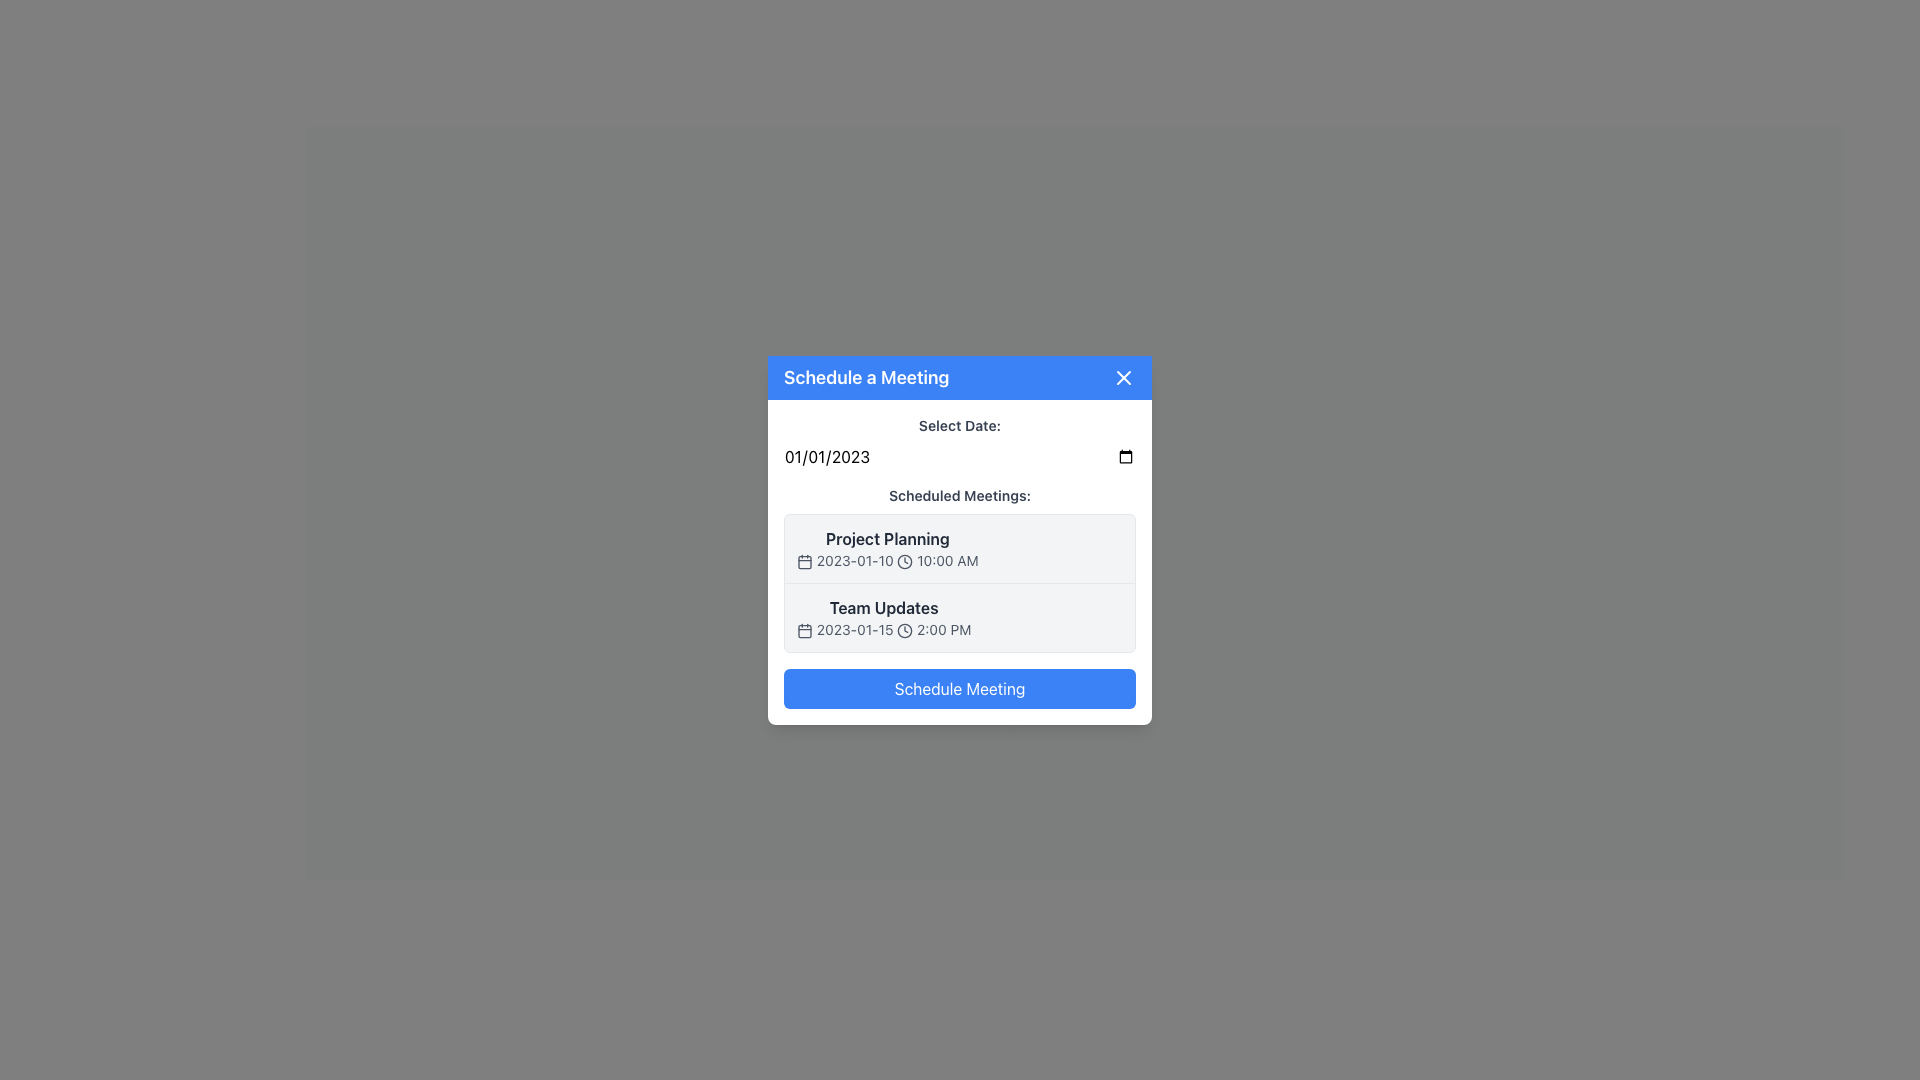  Describe the element at coordinates (960, 687) in the screenshot. I see `the 'Schedule Meeting' button, which is a rectangular button with rounded edges and a blue background located at the bottom of the modal window` at that location.